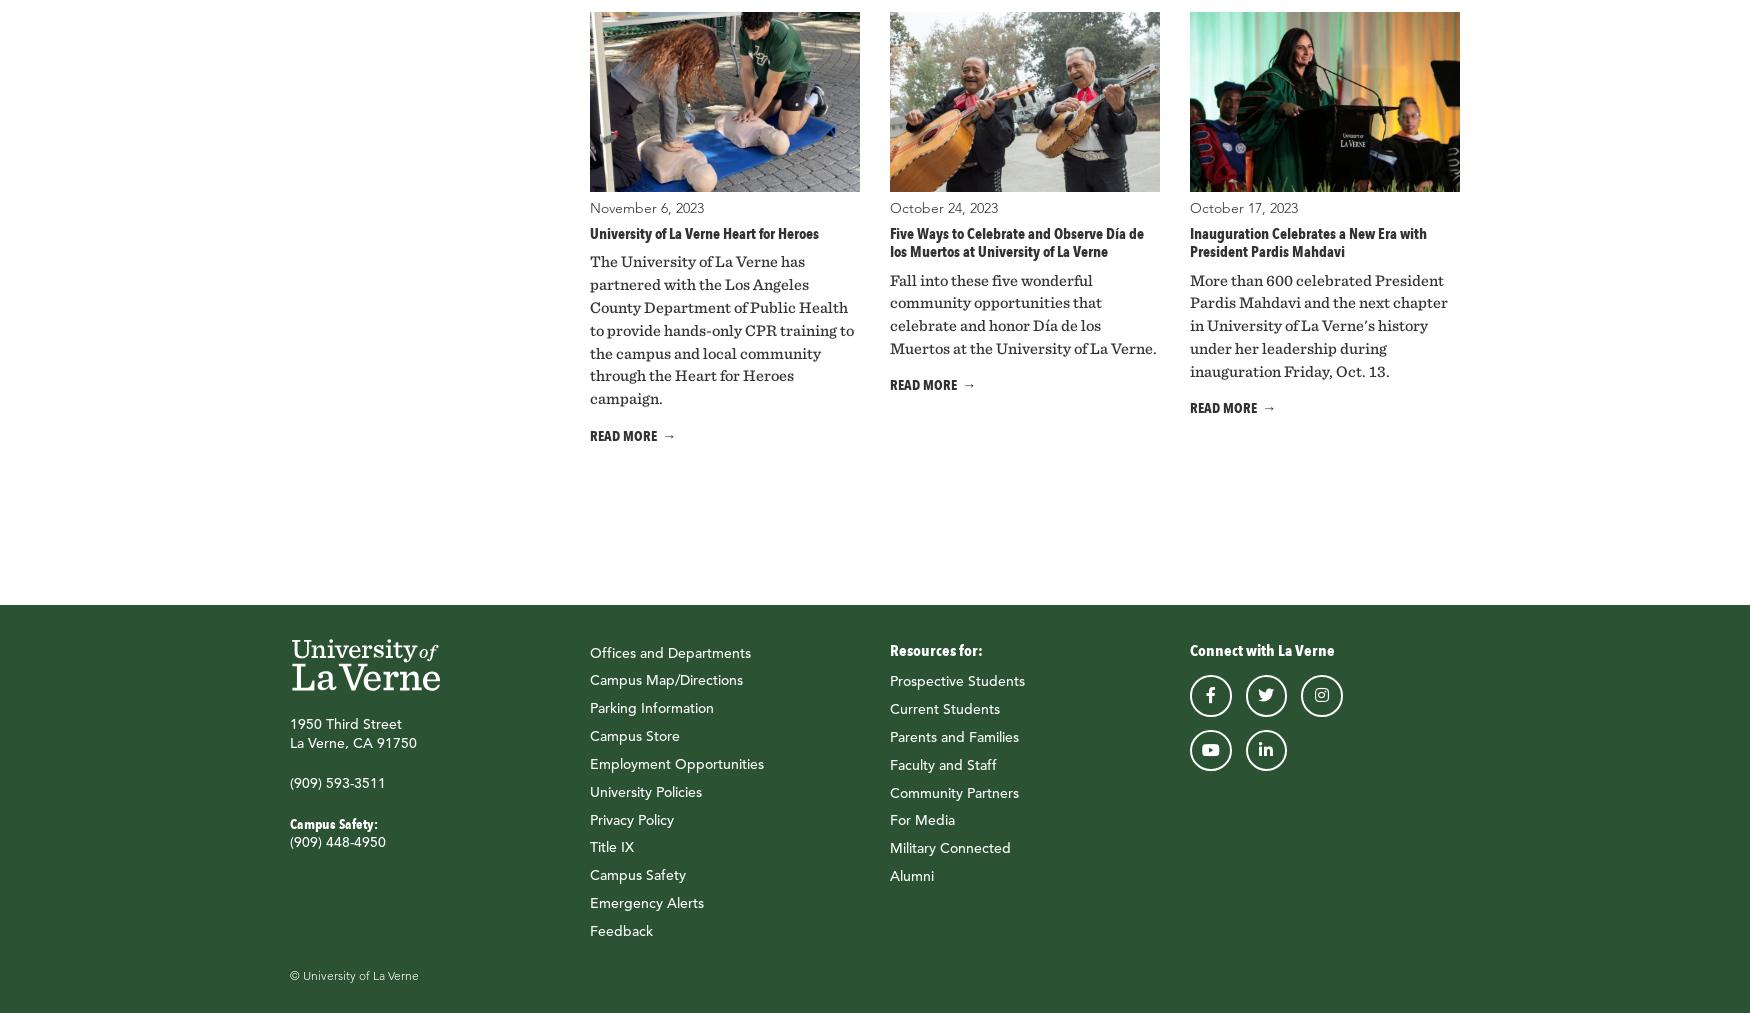 The width and height of the screenshot is (1750, 1013). I want to click on 'The University of La Verne has partnered with the Los Angeles County Department of Public Health to provide hands-only CPR training to the campus and local community through the Heart for Heroes campaign.', so click(589, 330).